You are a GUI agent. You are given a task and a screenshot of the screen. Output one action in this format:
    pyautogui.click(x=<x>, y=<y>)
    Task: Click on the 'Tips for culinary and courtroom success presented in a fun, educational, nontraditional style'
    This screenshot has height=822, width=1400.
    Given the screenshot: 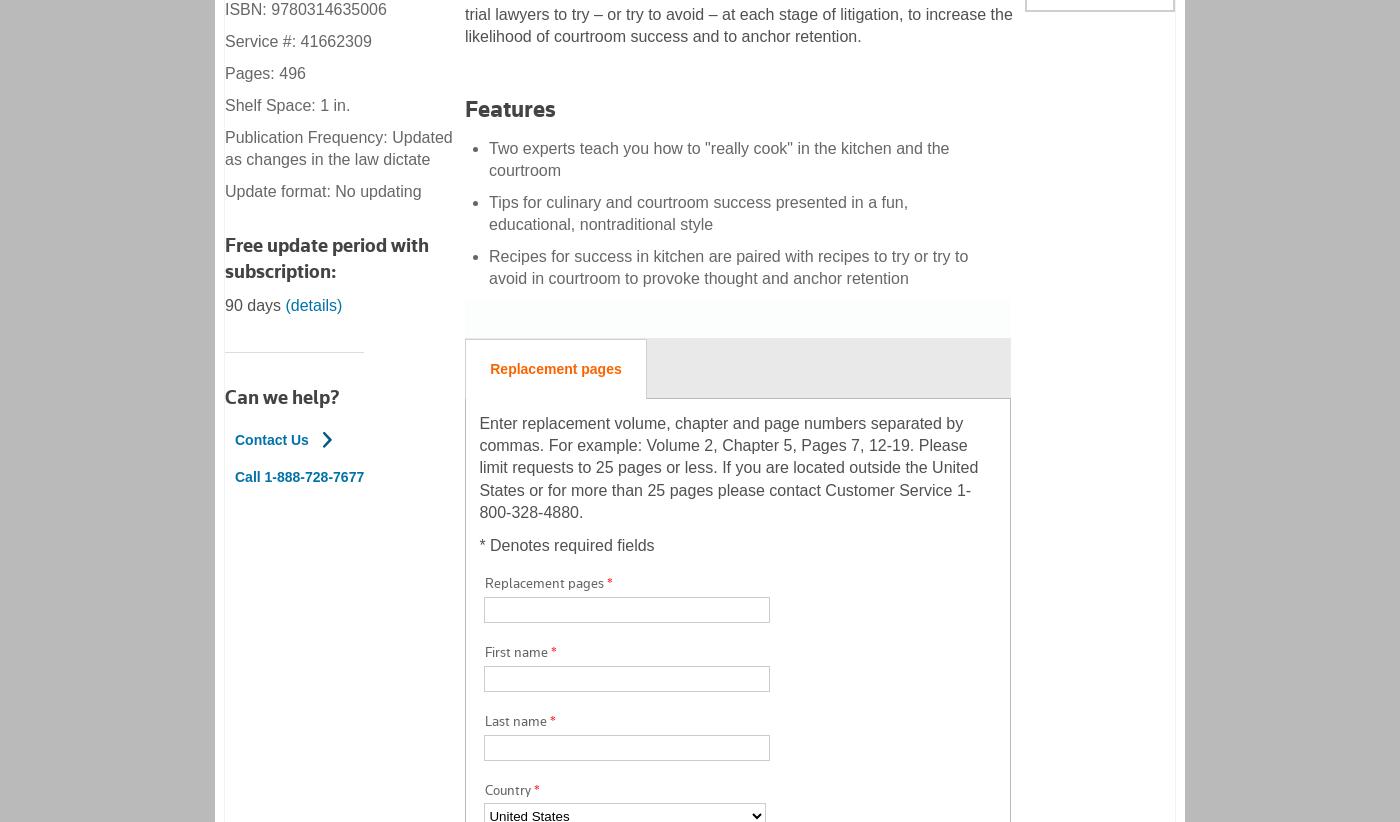 What is the action you would take?
    pyautogui.click(x=698, y=213)
    